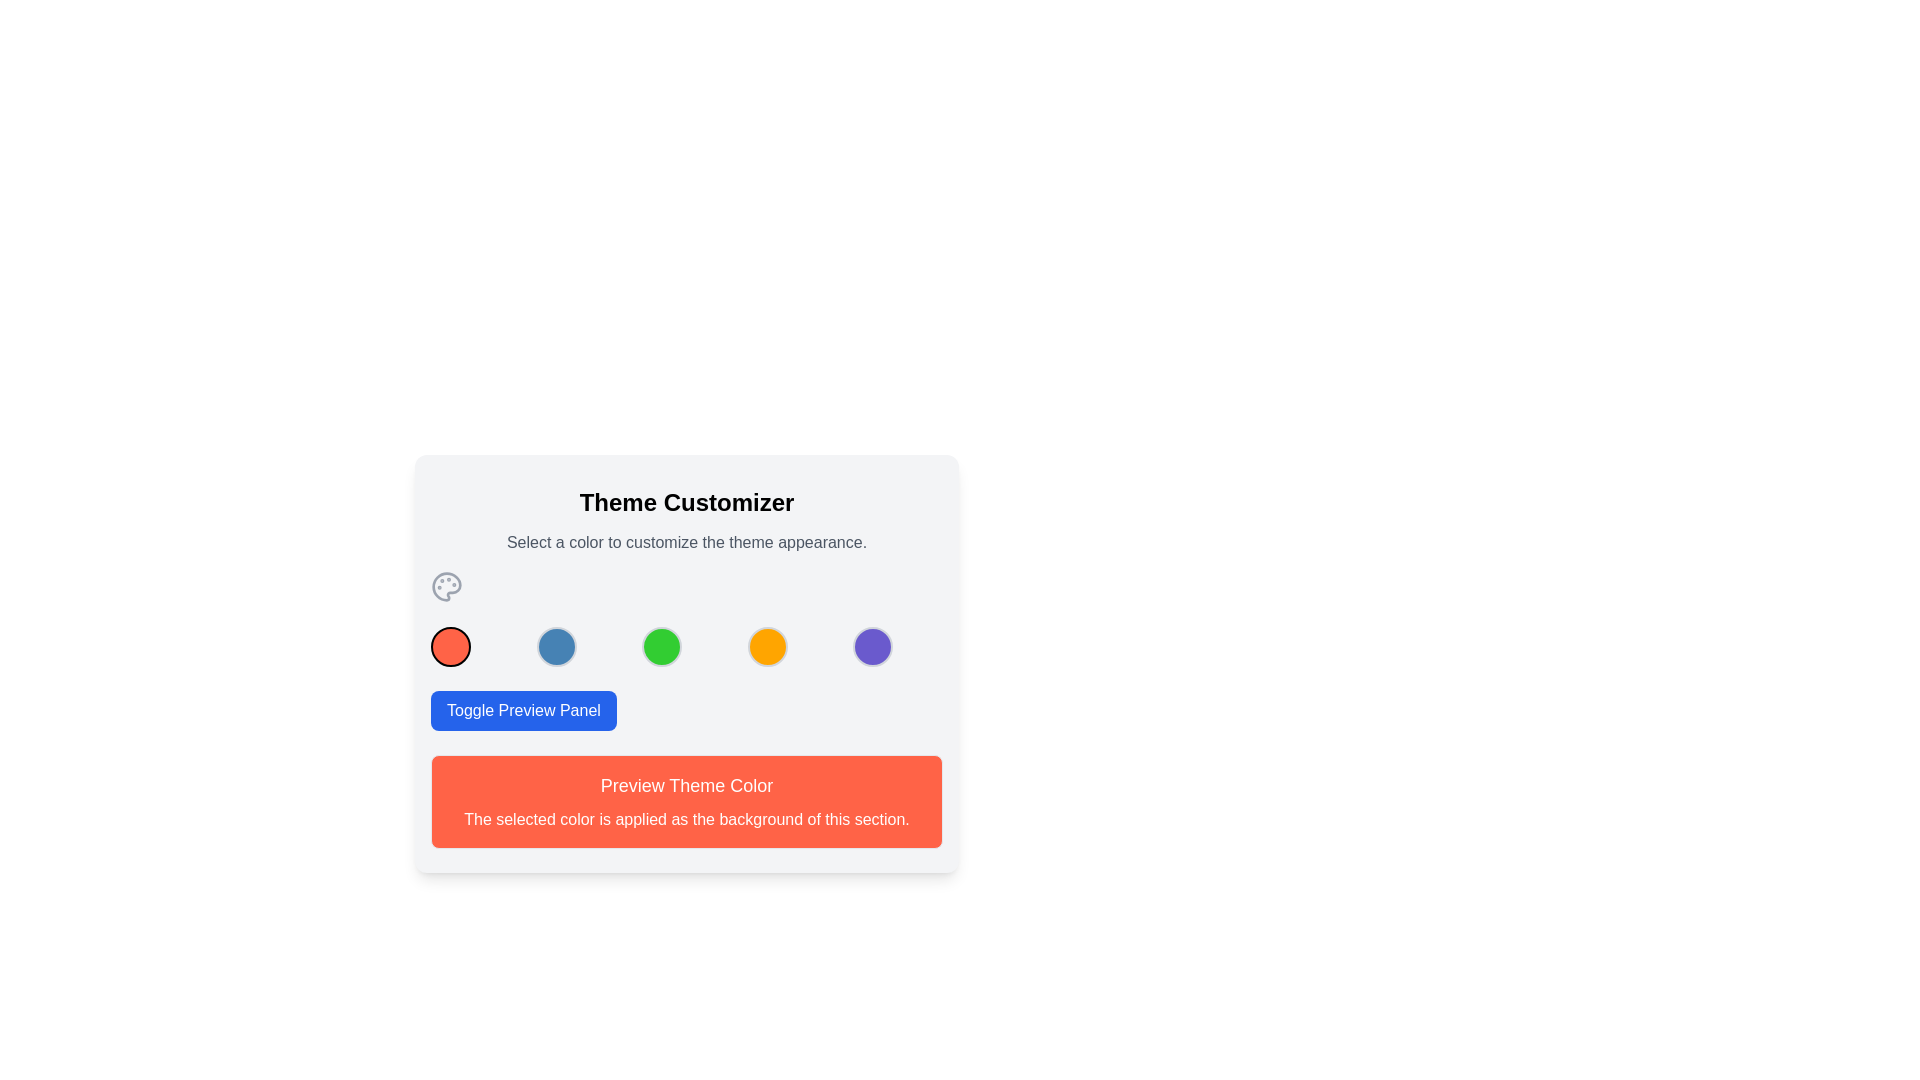 The height and width of the screenshot is (1080, 1920). Describe the element at coordinates (686, 663) in the screenshot. I see `the third circle button for the green theme color selection located under the 'Theme Customizer' section` at that location.